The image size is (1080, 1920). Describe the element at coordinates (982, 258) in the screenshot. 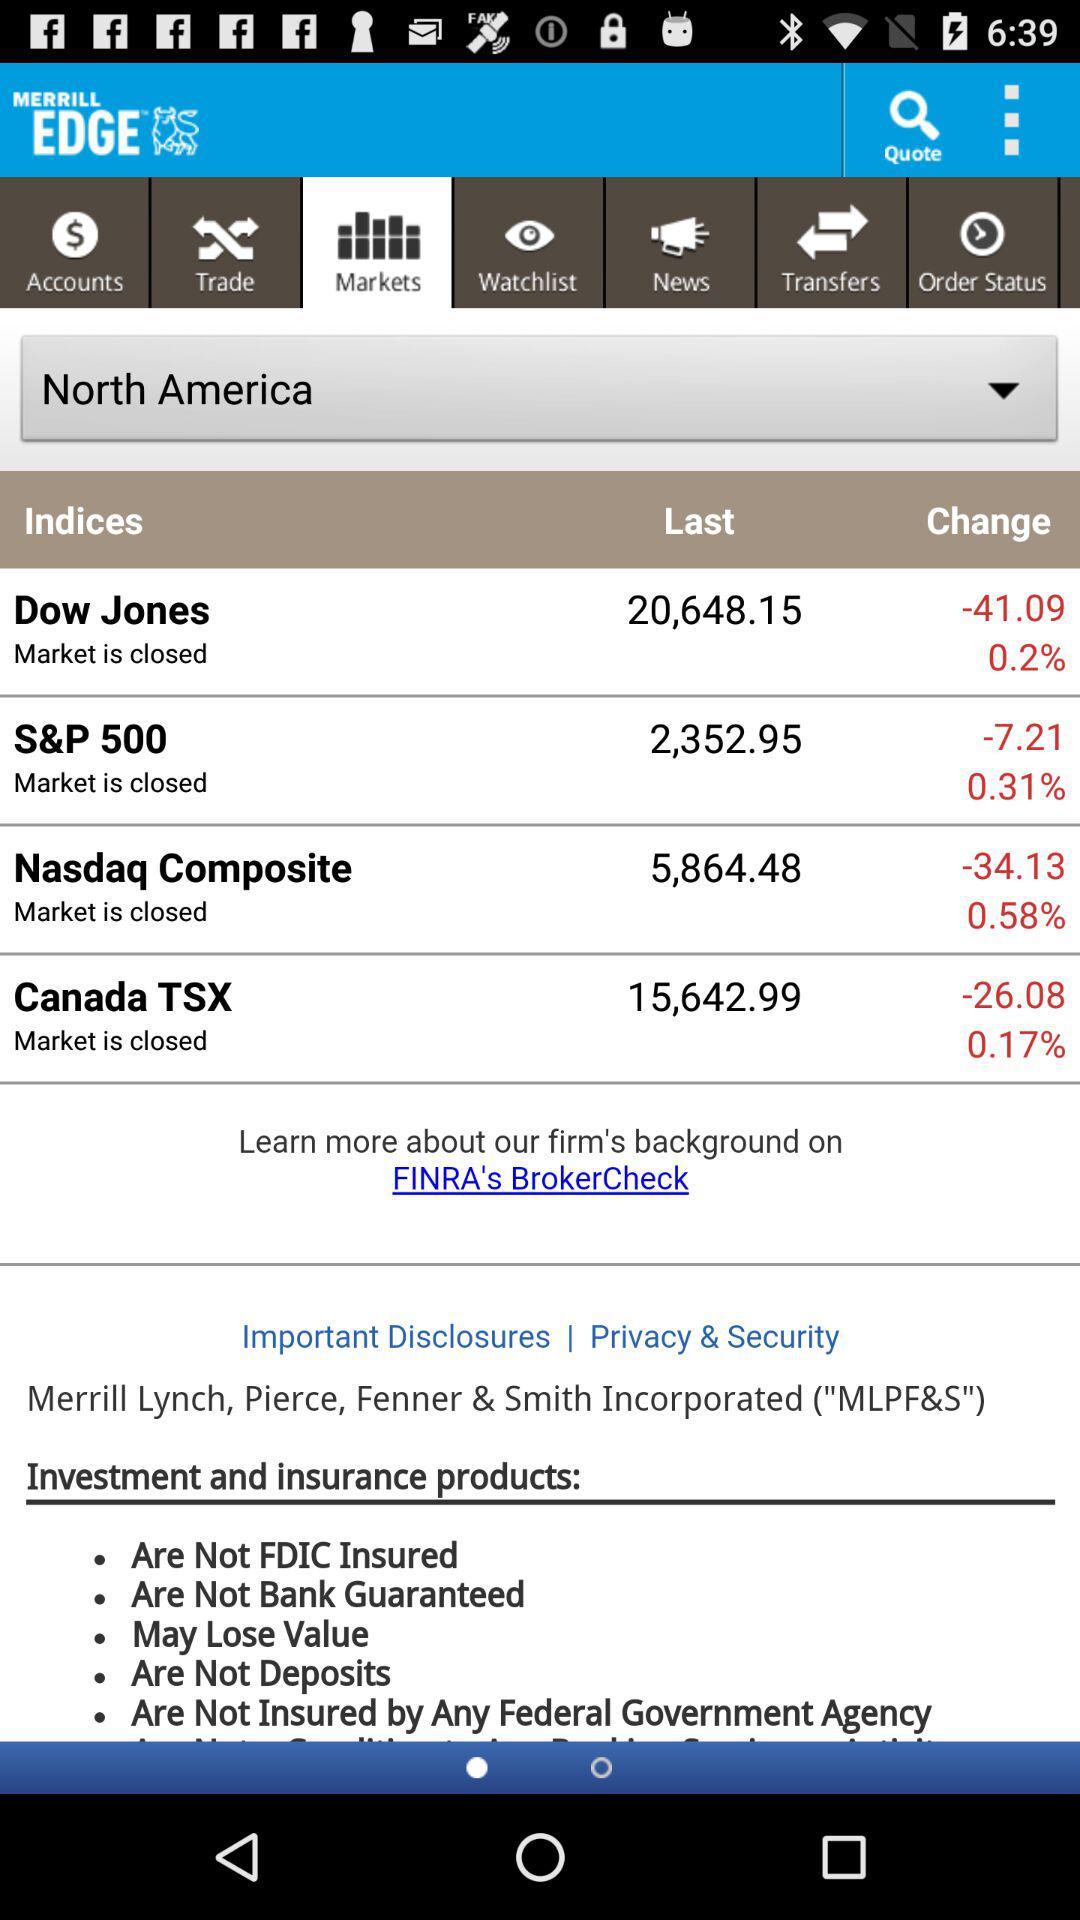

I see `the time icon` at that location.